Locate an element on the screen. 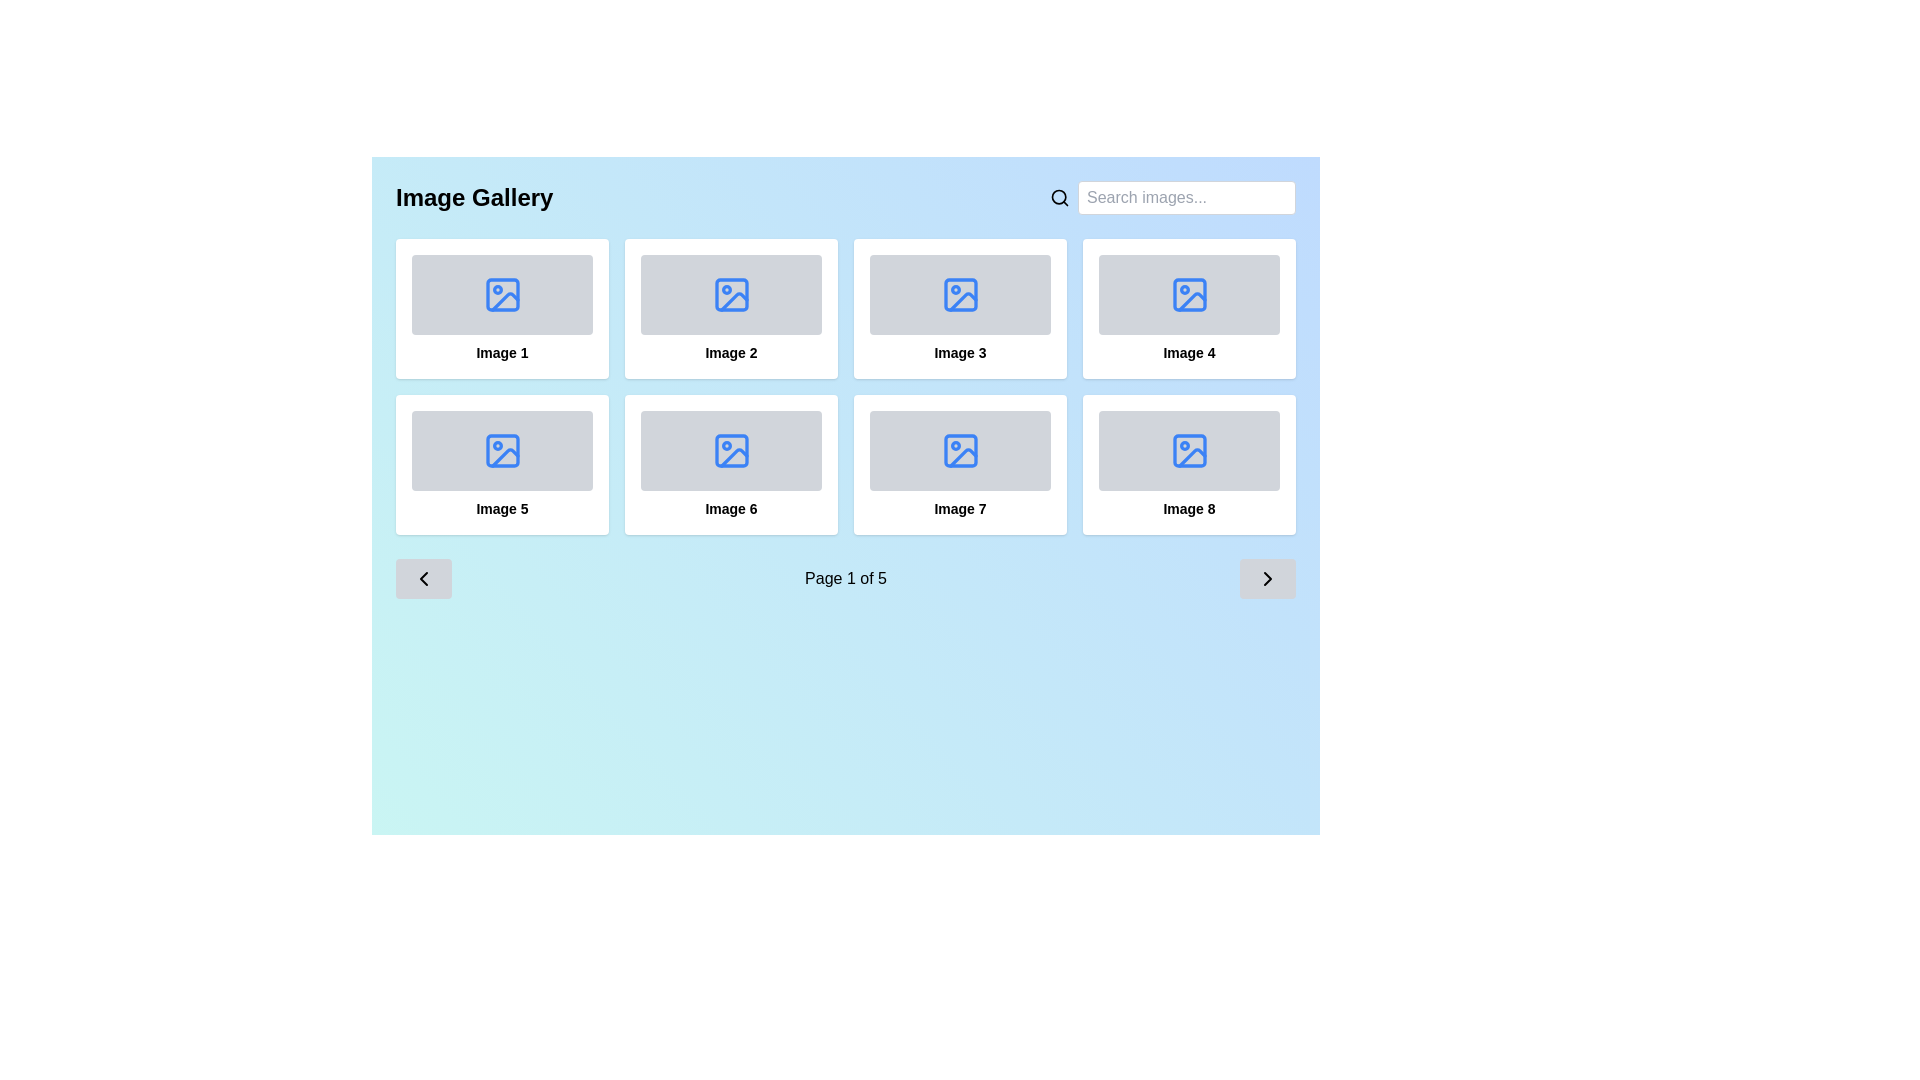 The height and width of the screenshot is (1080, 1920). label text located at the bottom-right corner beneath the 'Image 8' placeholder component, which serves as a caption for the associated image is located at coordinates (1189, 508).